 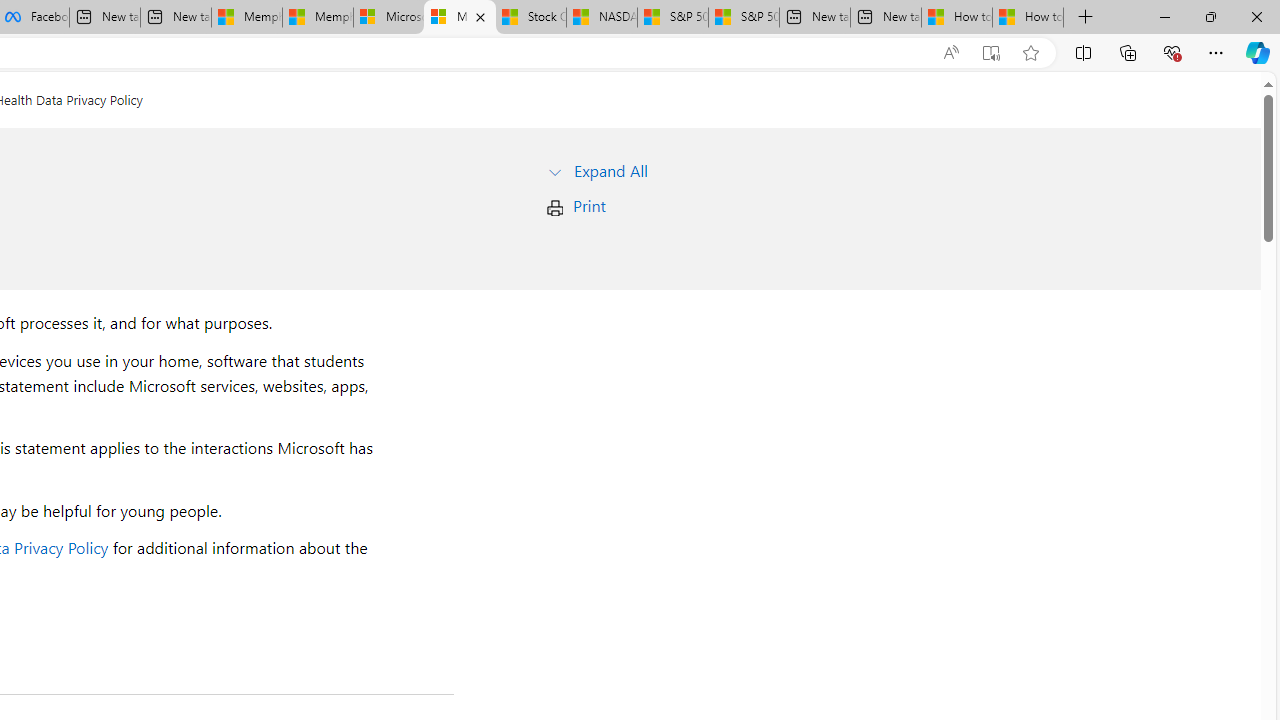 I want to click on 'S&P 500, Nasdaq end lower, weighed by Nvidia dip | Watch', so click(x=743, y=17).